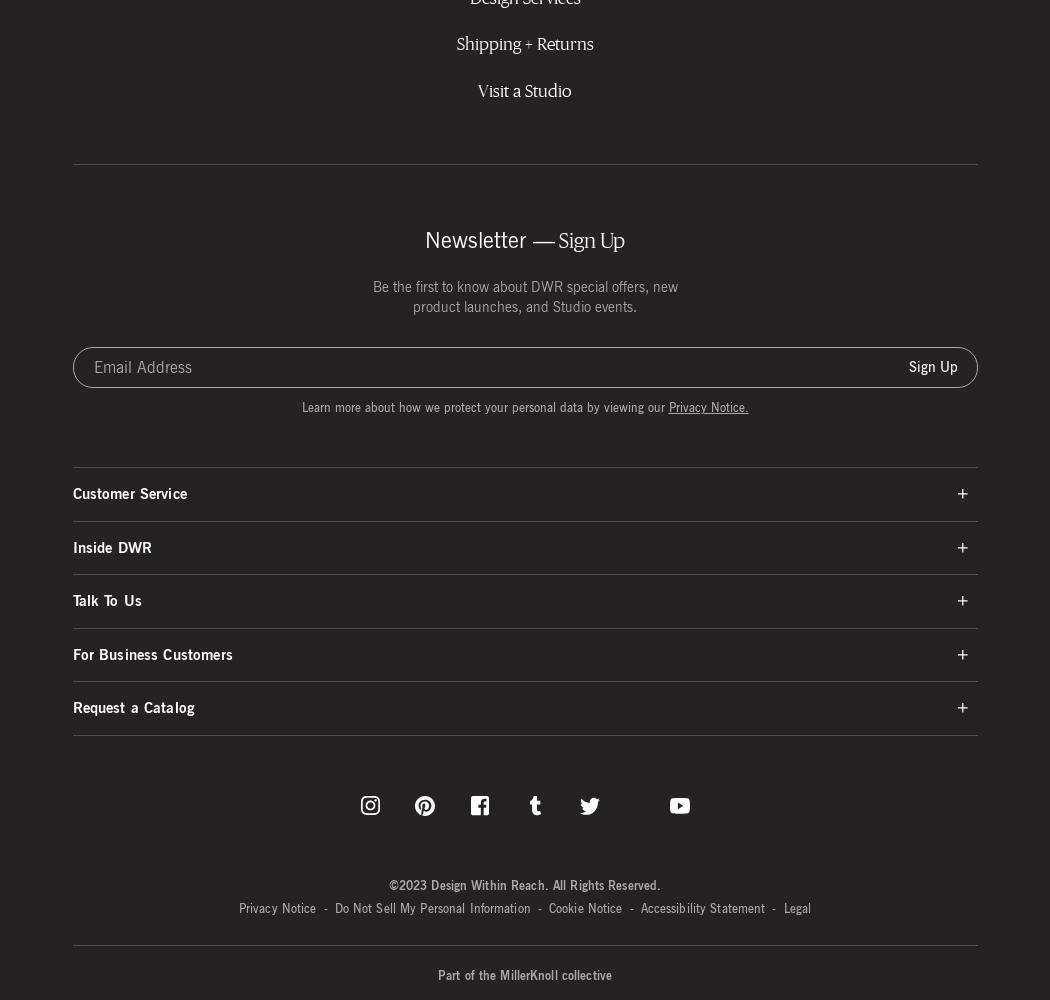 This screenshot has height=1000, width=1050. Describe the element at coordinates (523, 295) in the screenshot. I see `'Be the first to know about DWR special offers, new product launches, and Studio events.'` at that location.